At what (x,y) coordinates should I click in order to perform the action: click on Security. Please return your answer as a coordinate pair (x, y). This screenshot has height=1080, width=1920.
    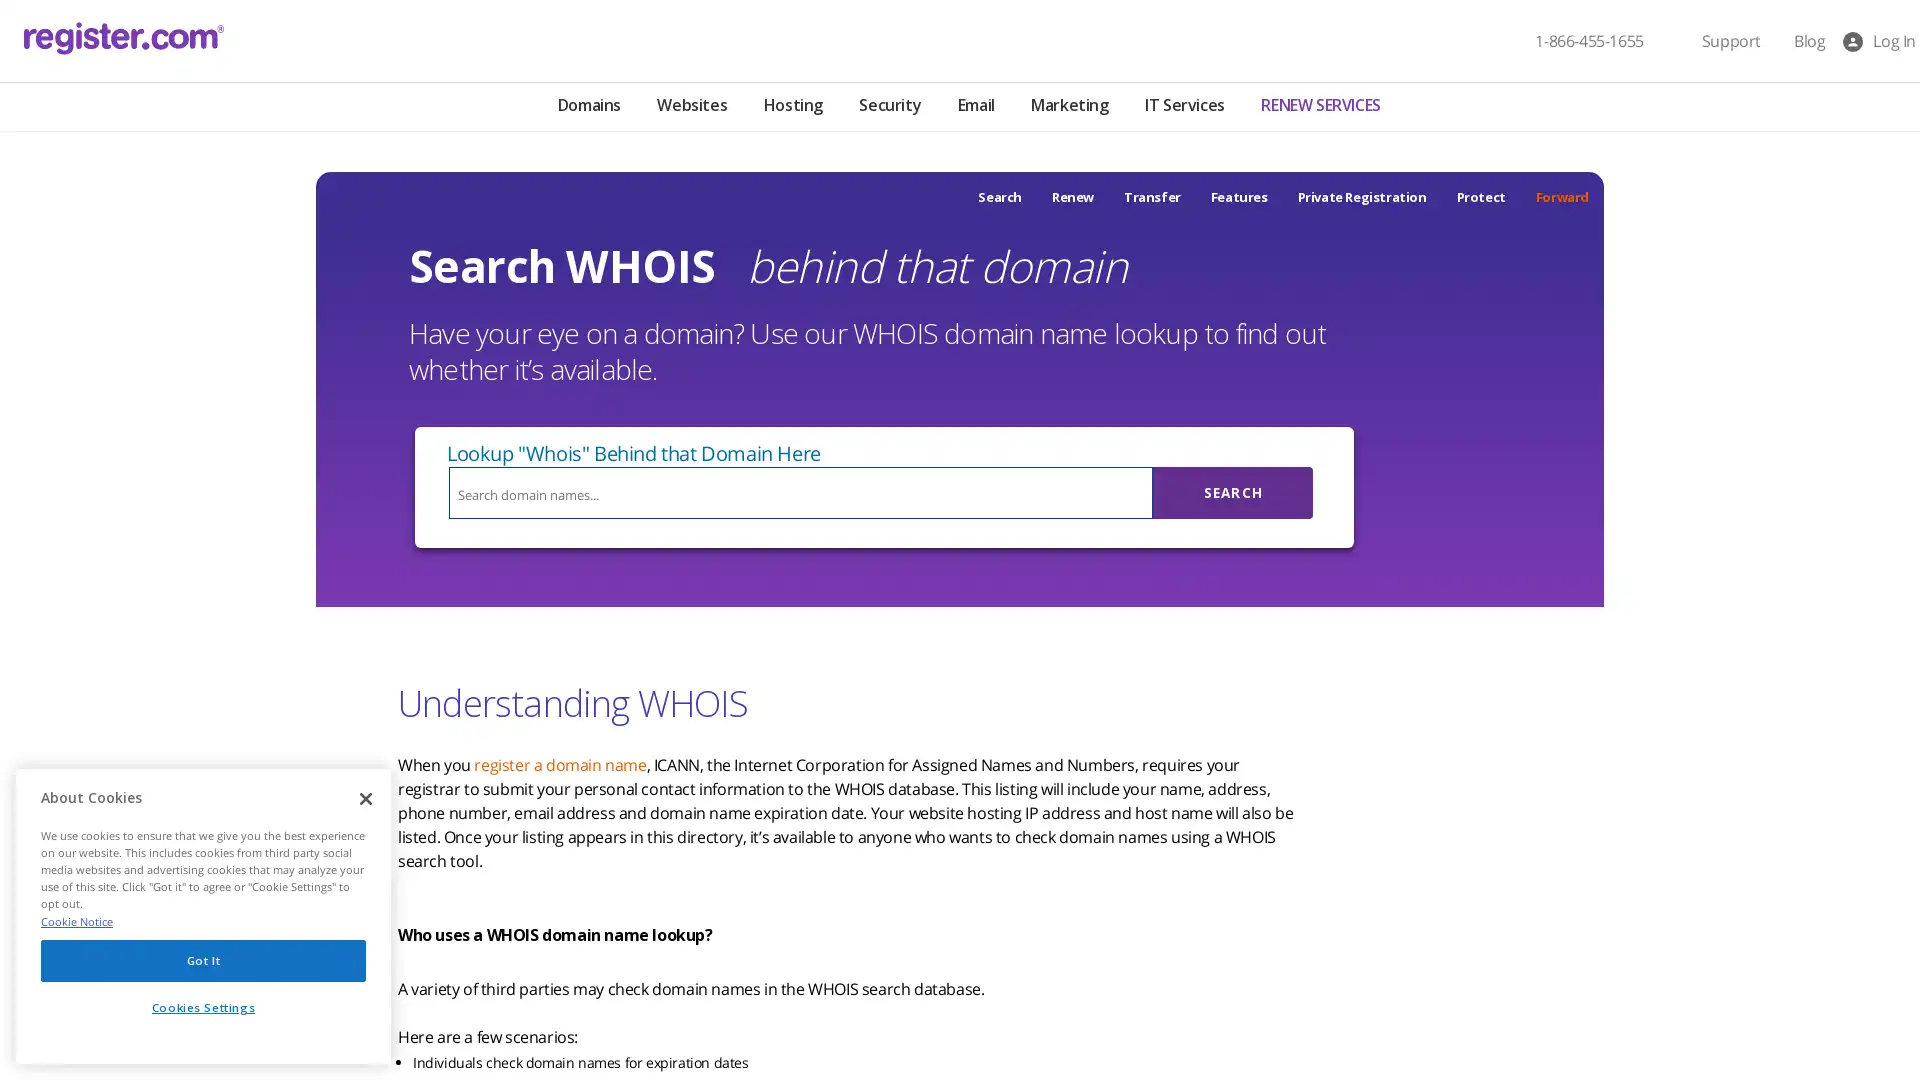
    Looking at the image, I should click on (888, 107).